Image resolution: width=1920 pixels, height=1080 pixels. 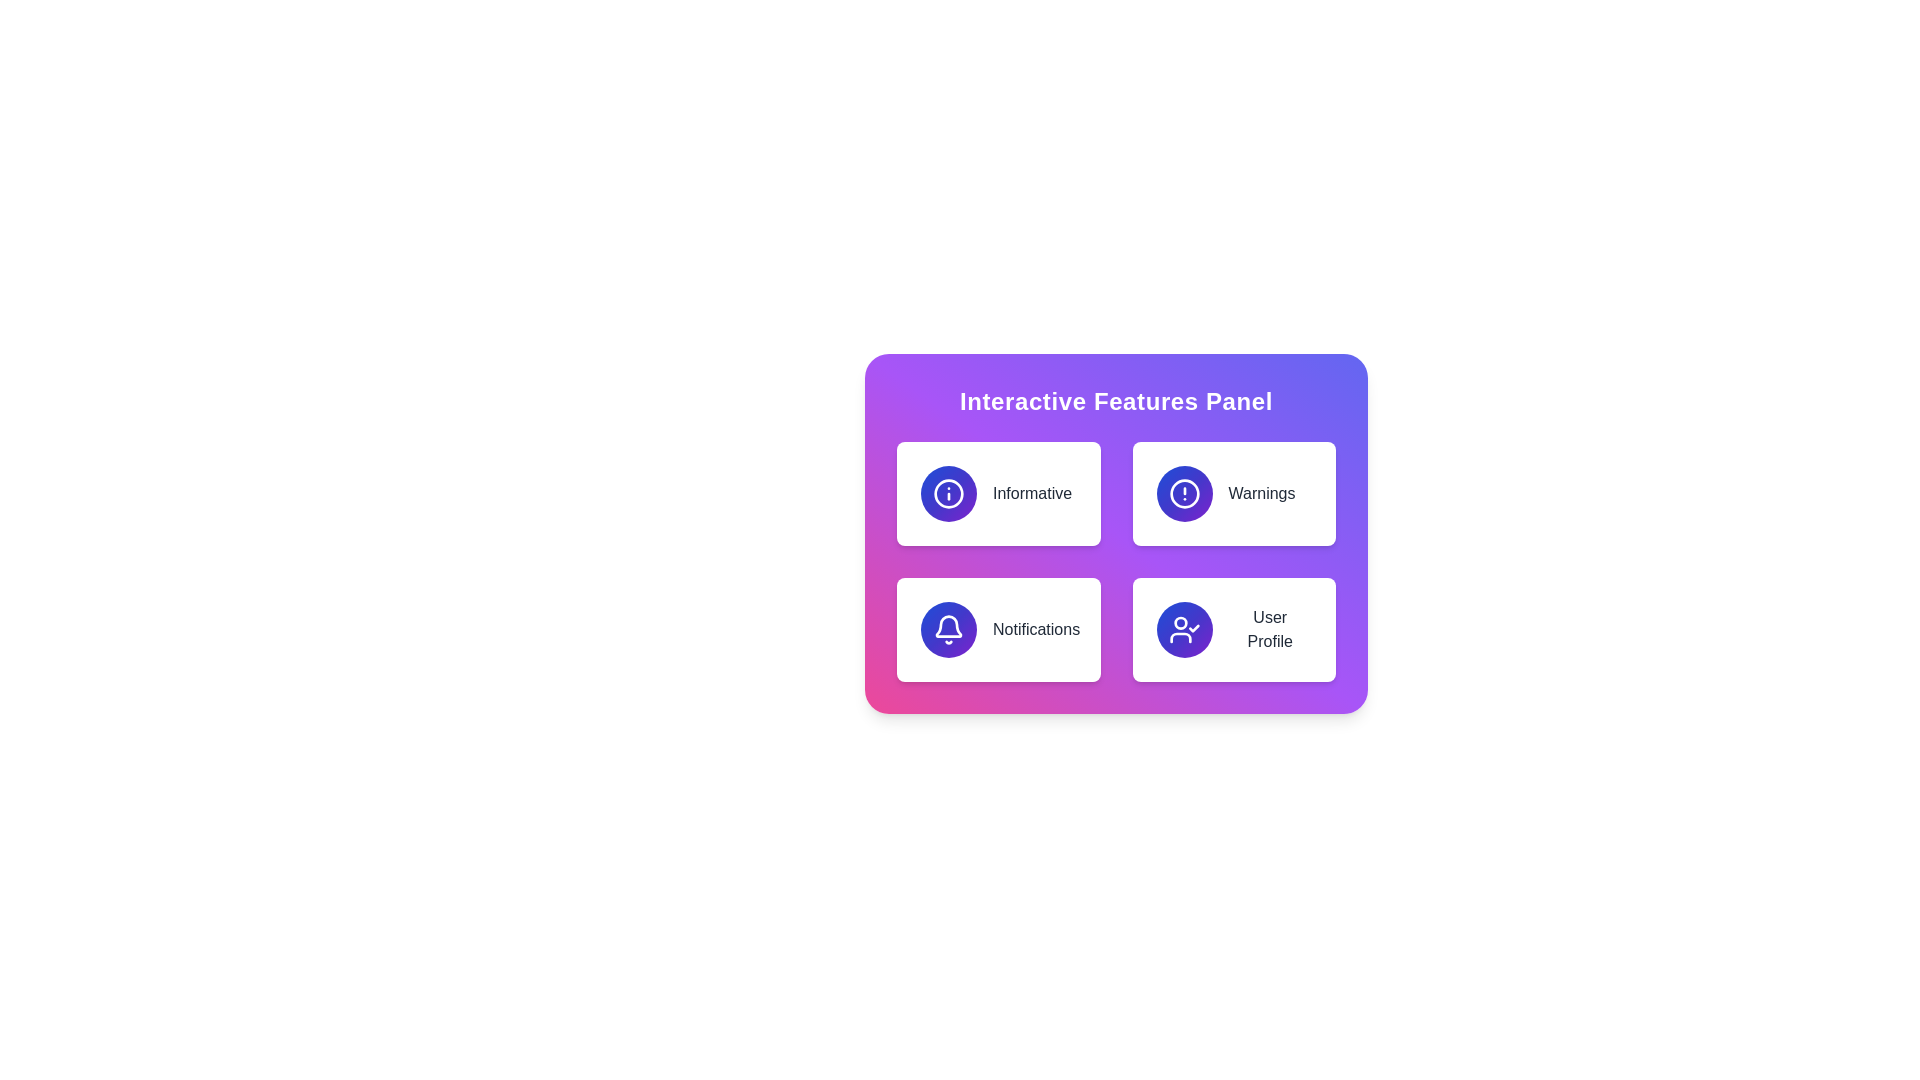 What do you see at coordinates (1032, 493) in the screenshot?
I see `the Text Label that provides a descriptive label for the card in the top-left quadrant of the four-card grid` at bounding box center [1032, 493].